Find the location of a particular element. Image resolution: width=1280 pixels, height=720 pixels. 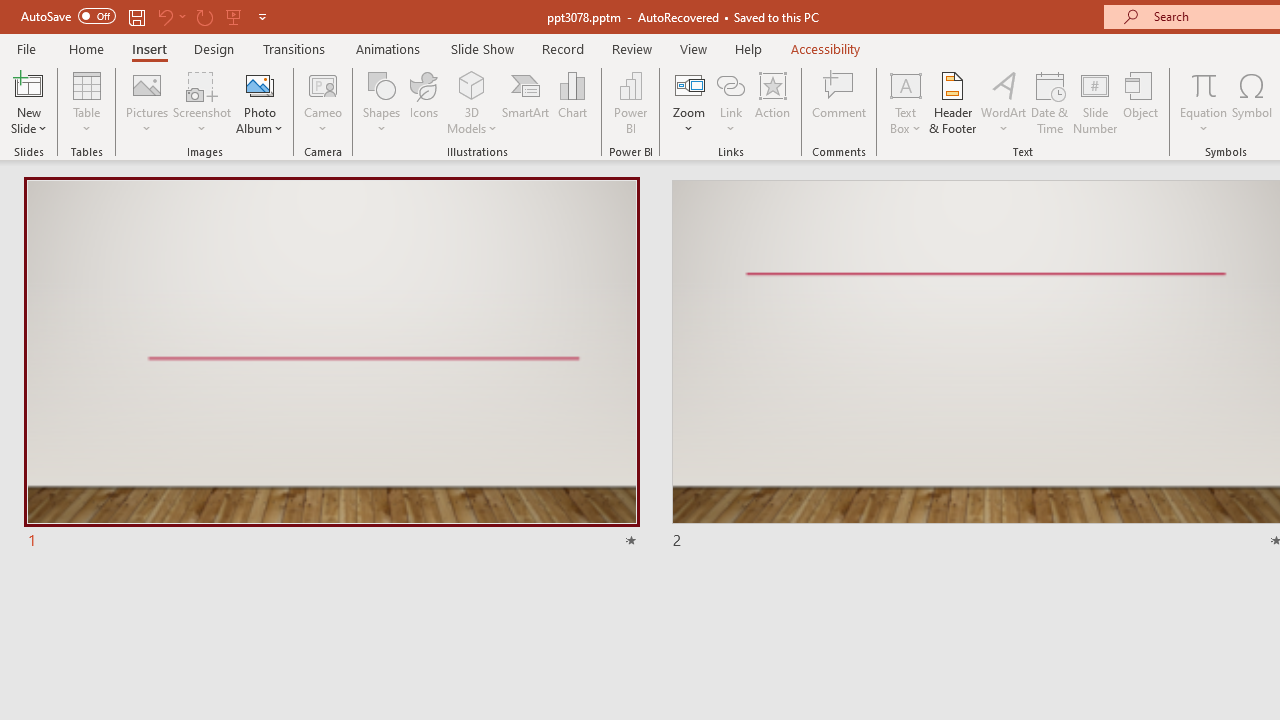

'Symbol...' is located at coordinates (1251, 103).